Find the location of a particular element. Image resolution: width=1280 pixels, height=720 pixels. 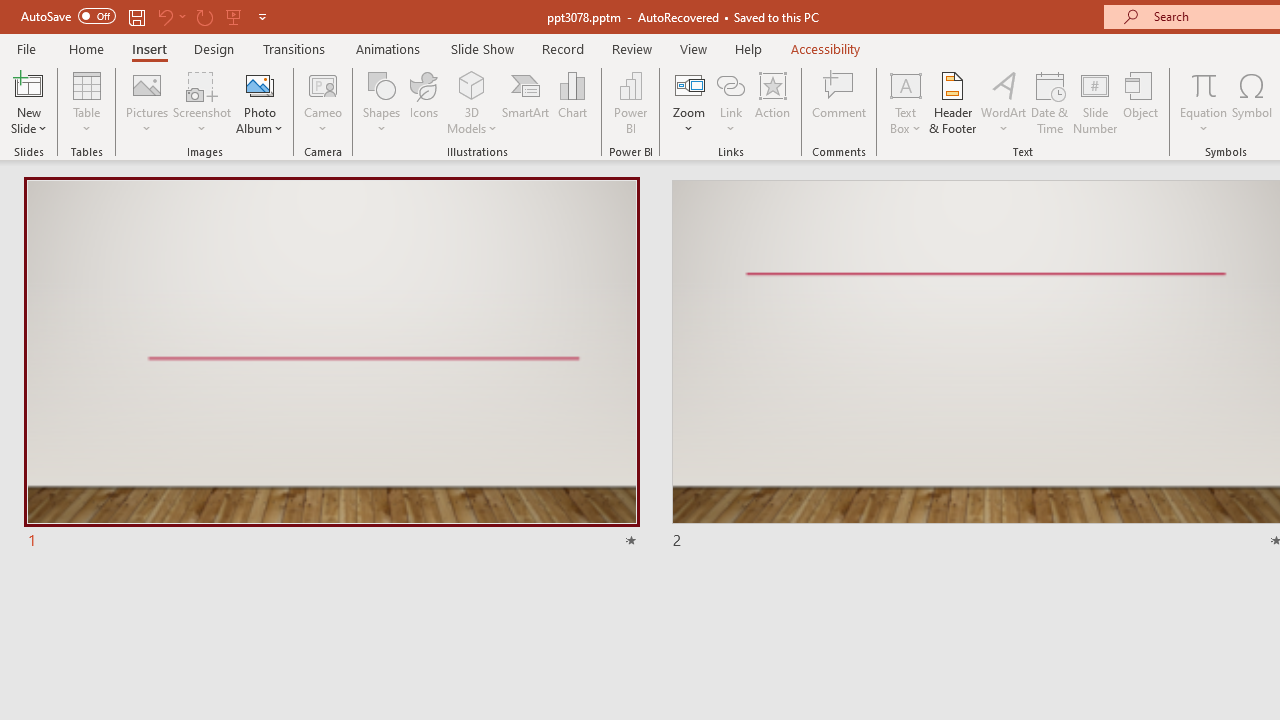

'Symbol...' is located at coordinates (1251, 103).